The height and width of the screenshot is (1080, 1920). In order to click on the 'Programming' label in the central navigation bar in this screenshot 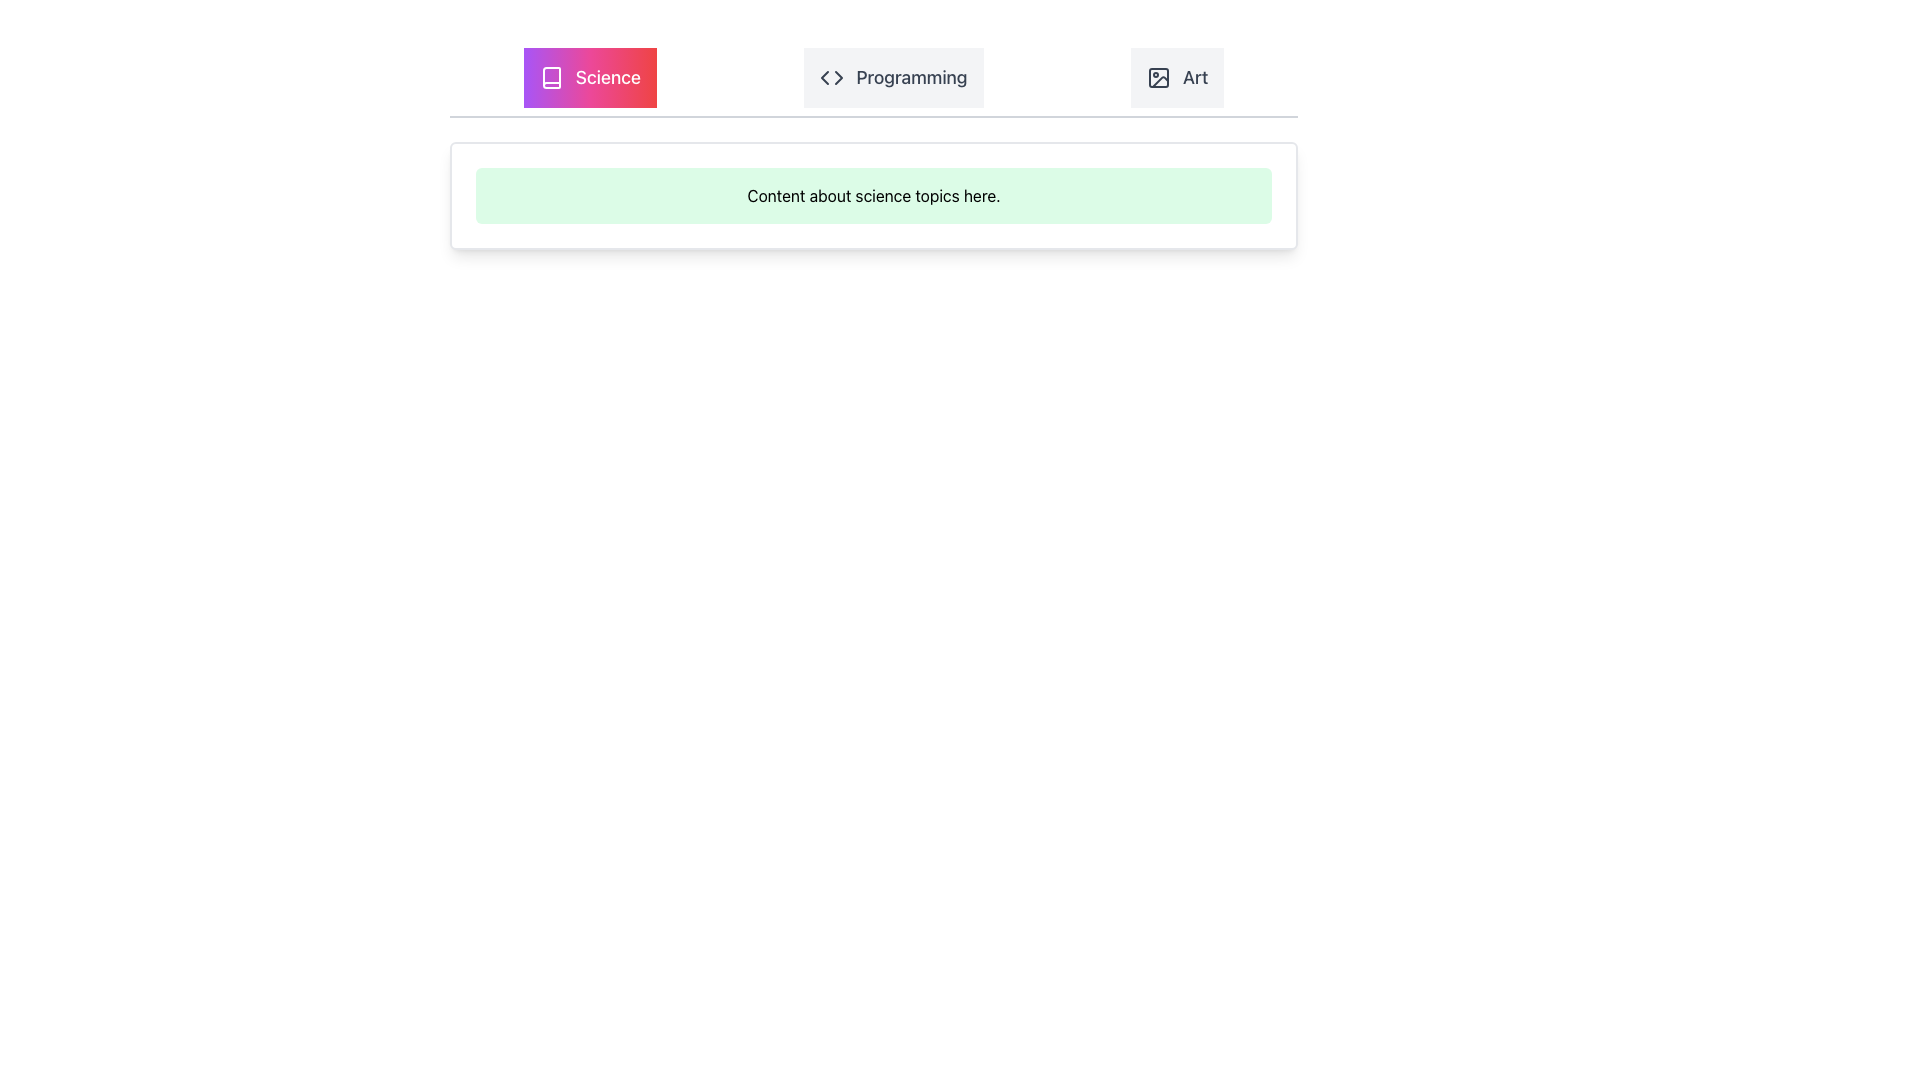, I will do `click(911, 76)`.